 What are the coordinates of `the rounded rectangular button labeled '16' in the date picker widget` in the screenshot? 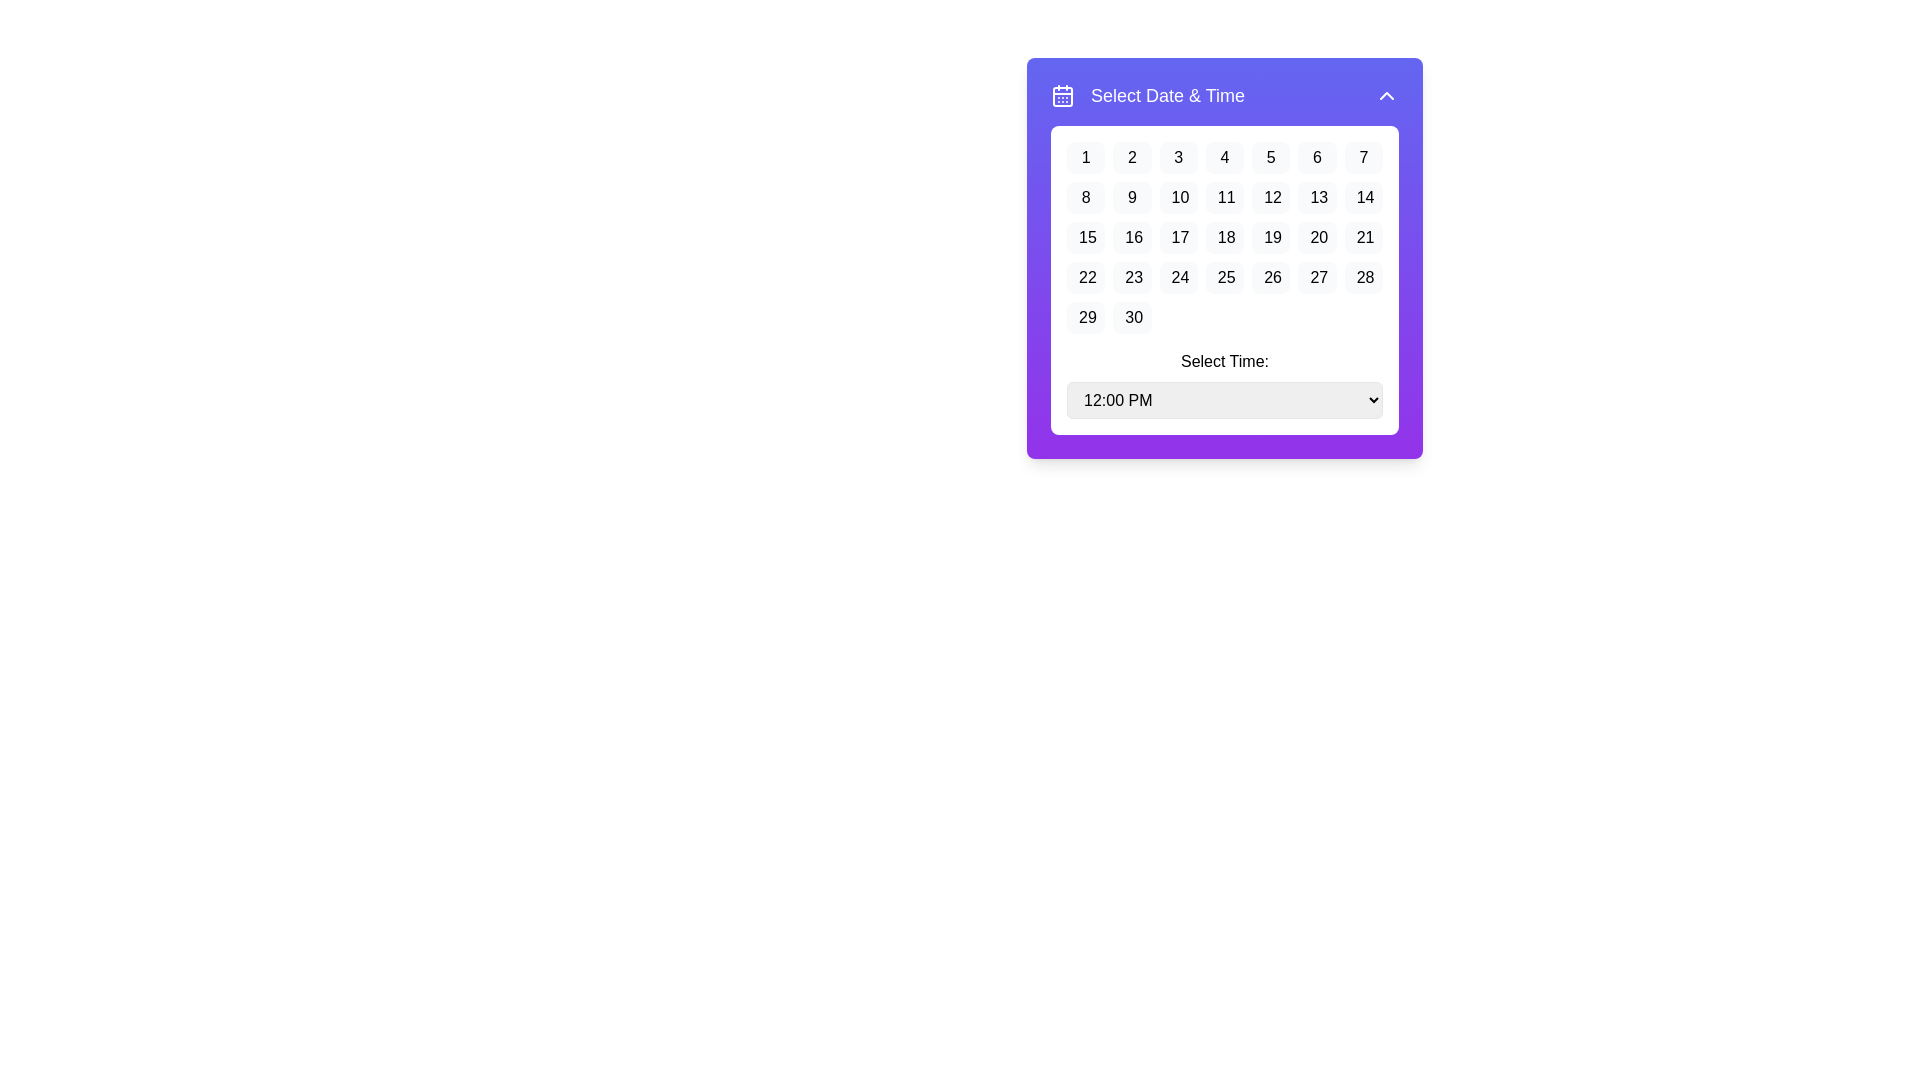 It's located at (1132, 237).